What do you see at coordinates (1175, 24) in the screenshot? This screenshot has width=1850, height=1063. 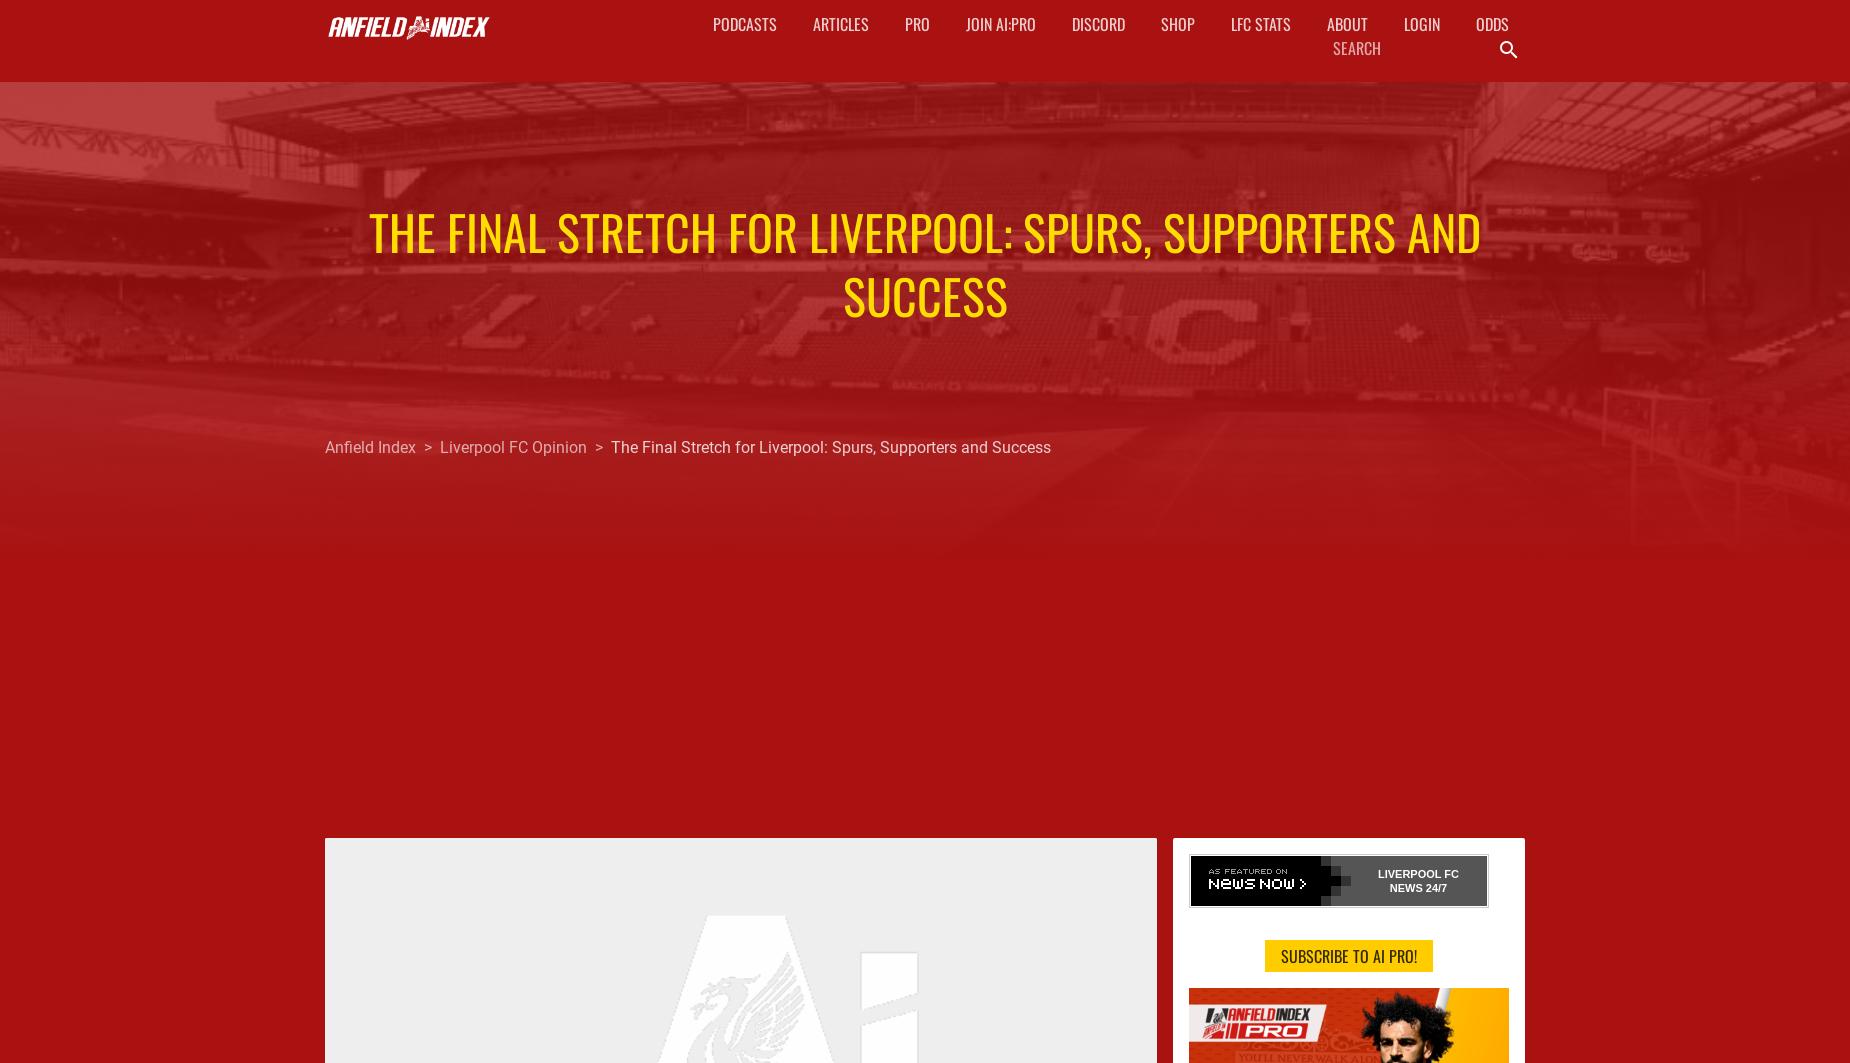 I see `'Shop'` at bounding box center [1175, 24].